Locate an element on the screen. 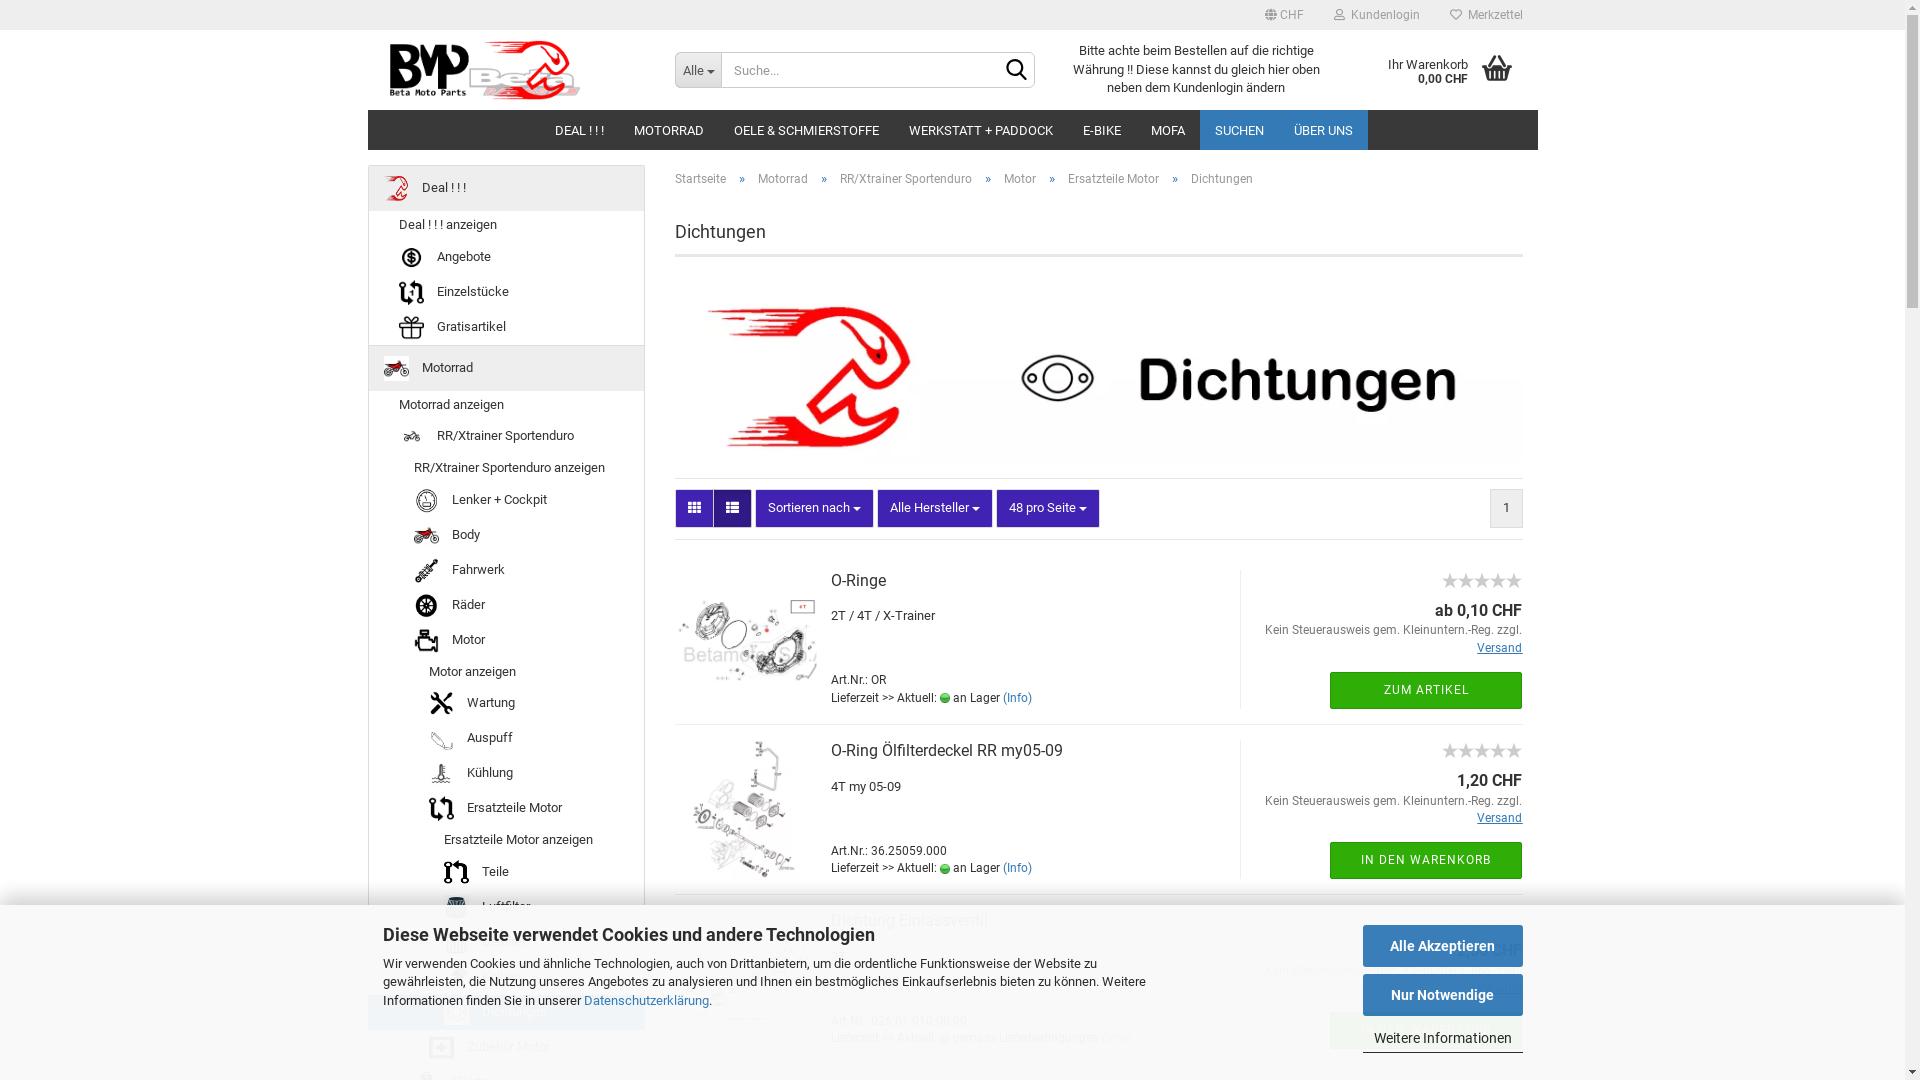 Image resolution: width=1920 pixels, height=1080 pixels. 'MOTORRAD' is located at coordinates (667, 130).